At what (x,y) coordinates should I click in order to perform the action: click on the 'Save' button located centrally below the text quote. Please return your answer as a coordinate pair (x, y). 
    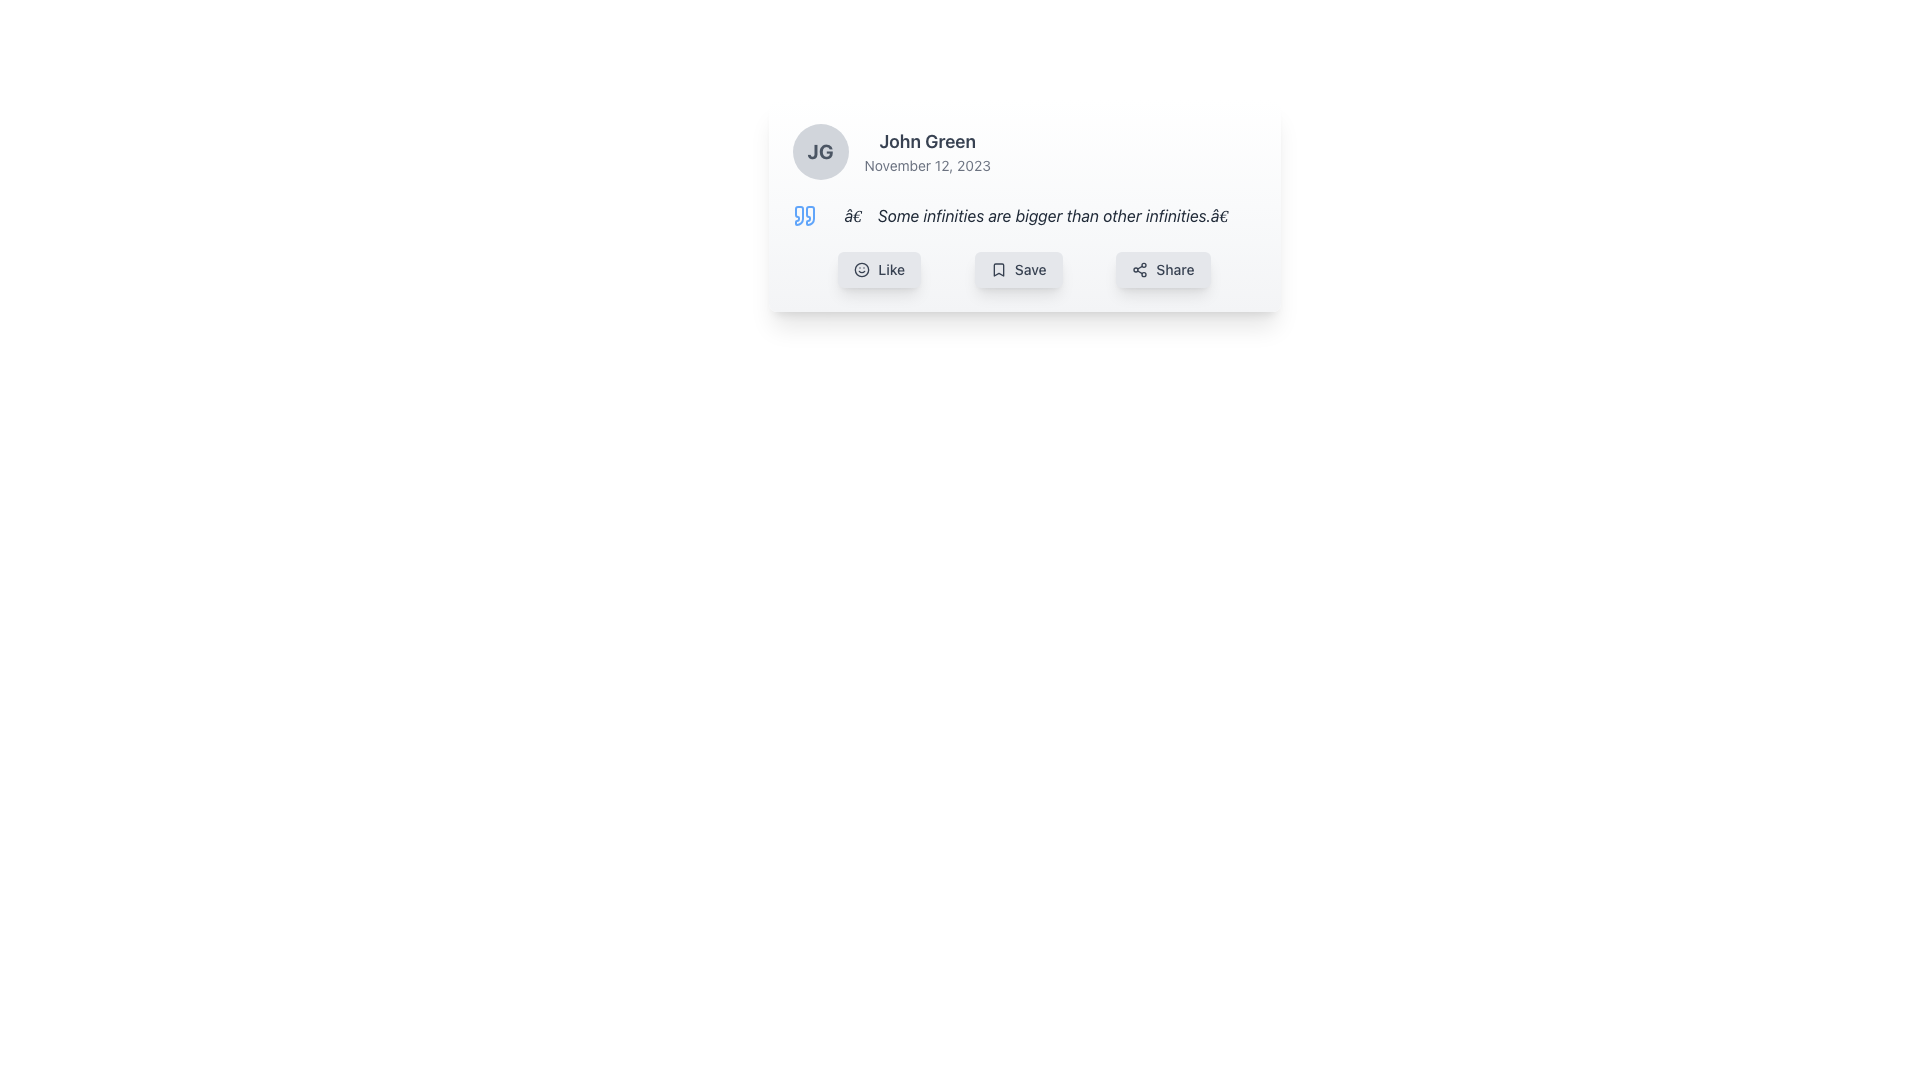
    Looking at the image, I should click on (1018, 270).